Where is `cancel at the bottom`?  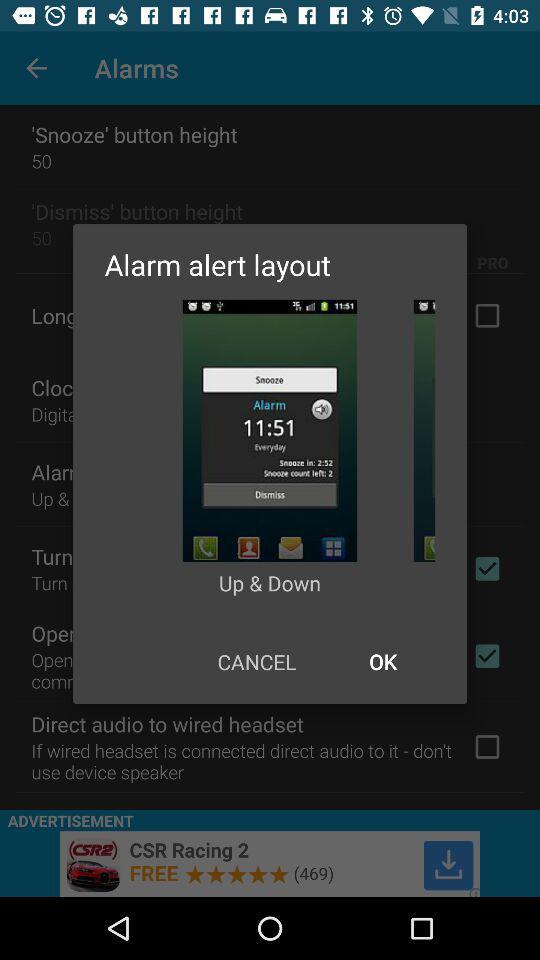 cancel at the bottom is located at coordinates (256, 661).